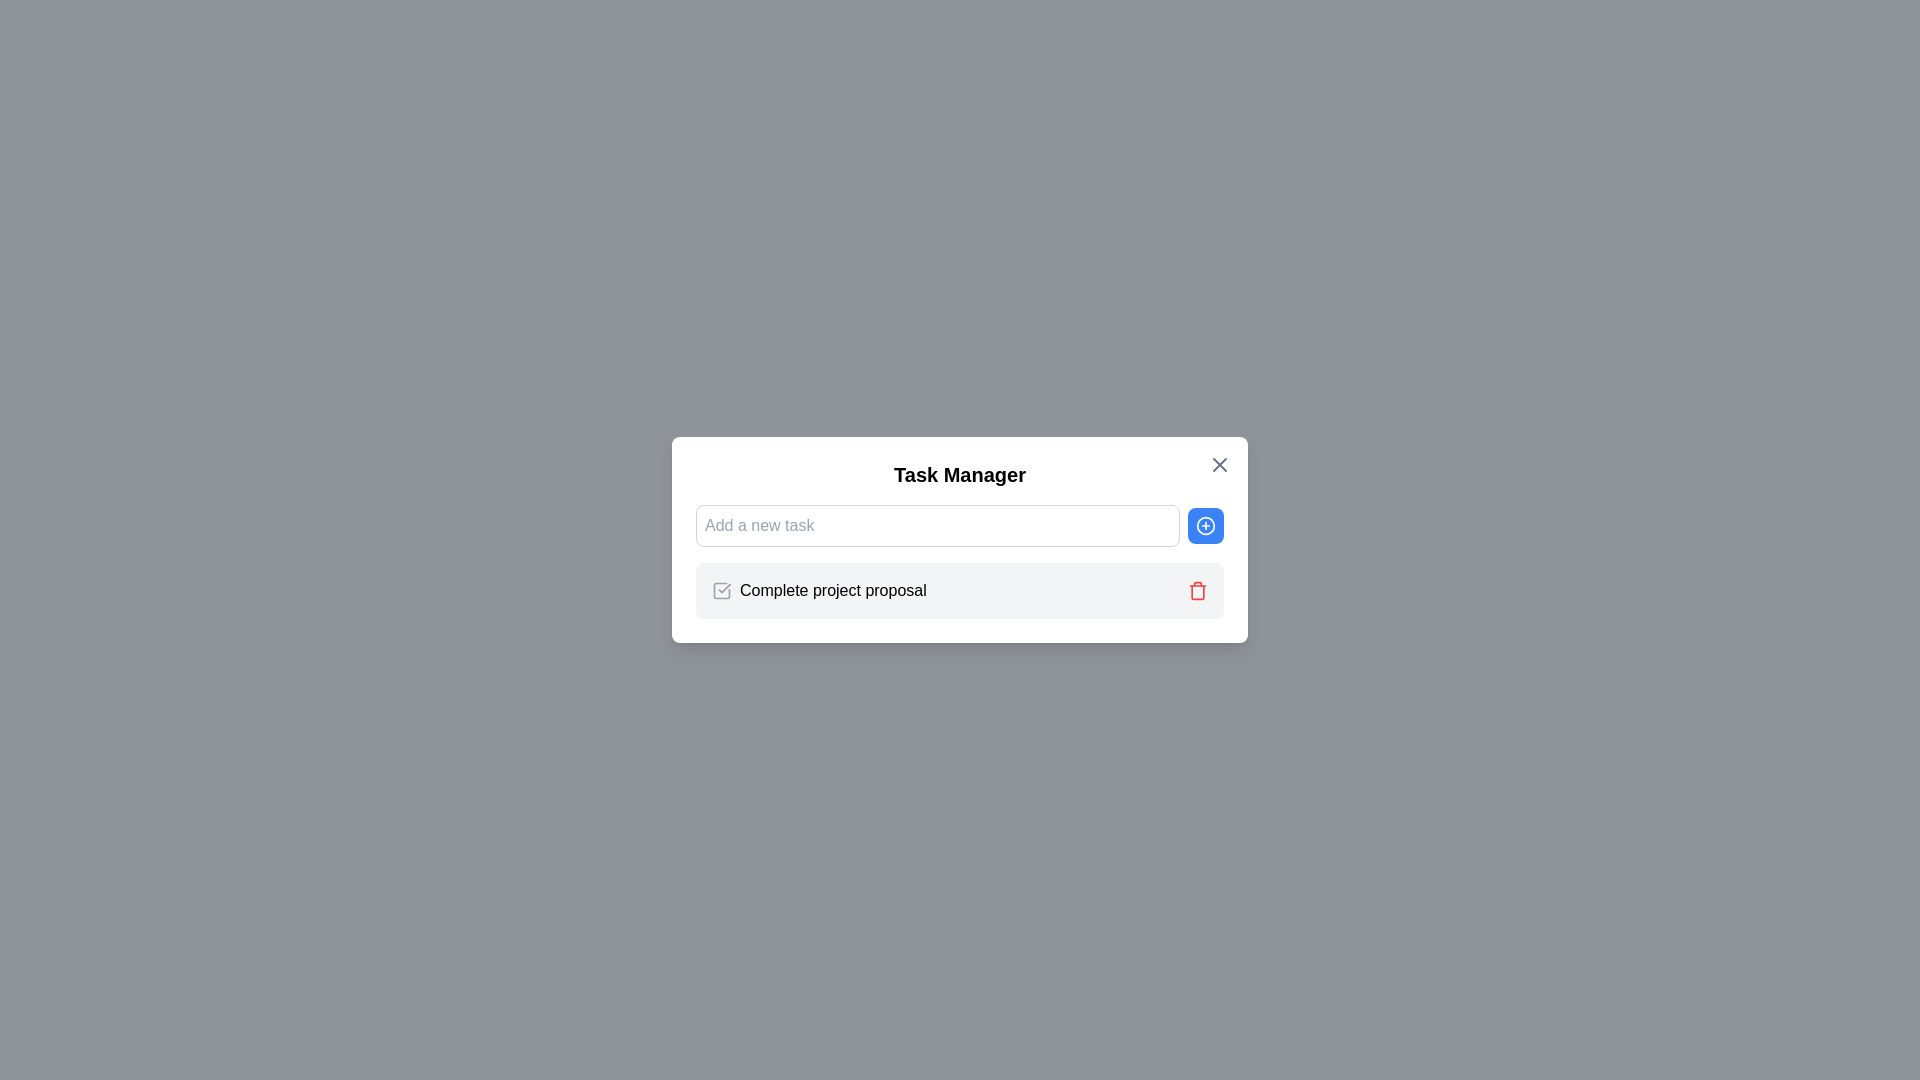 This screenshot has width=1920, height=1080. What do you see at coordinates (1204, 524) in the screenshot?
I see `the blue circular button with a plus symbol` at bounding box center [1204, 524].